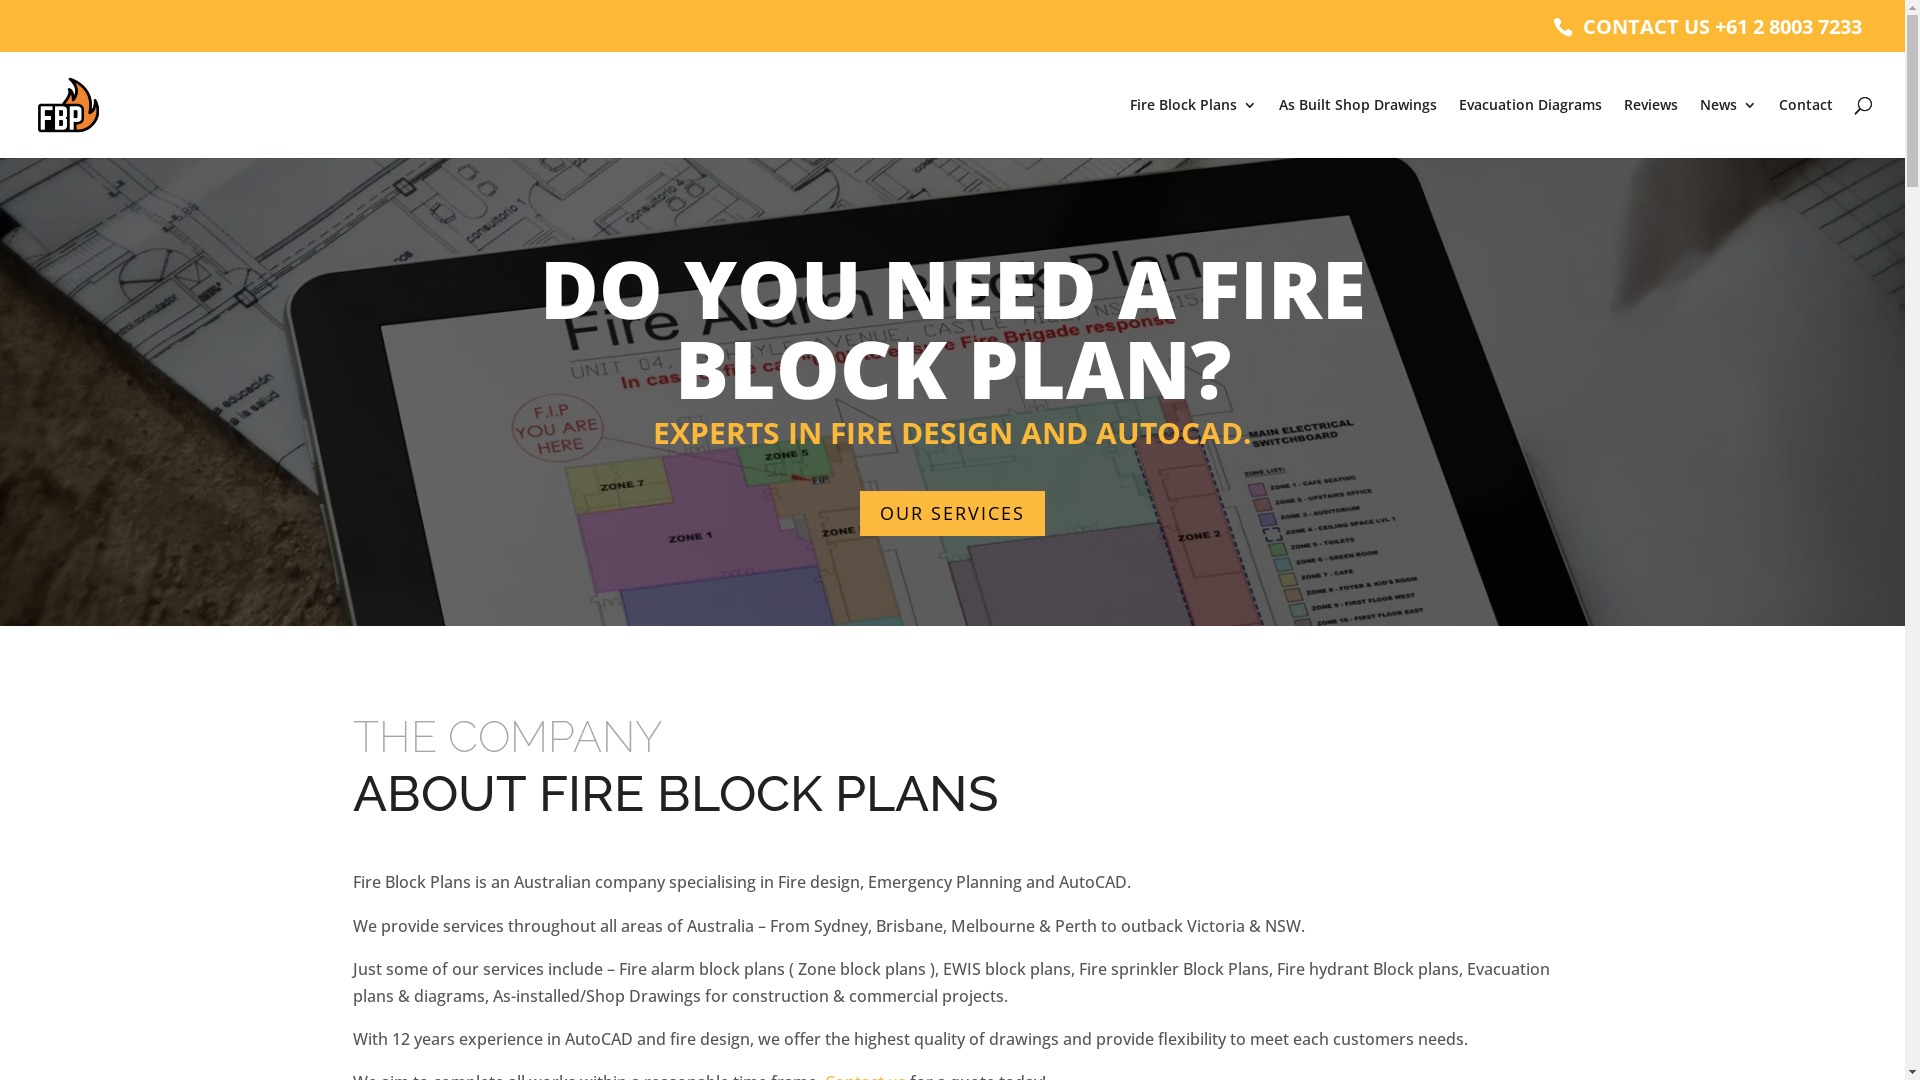  What do you see at coordinates (1805, 127) in the screenshot?
I see `'Contact'` at bounding box center [1805, 127].